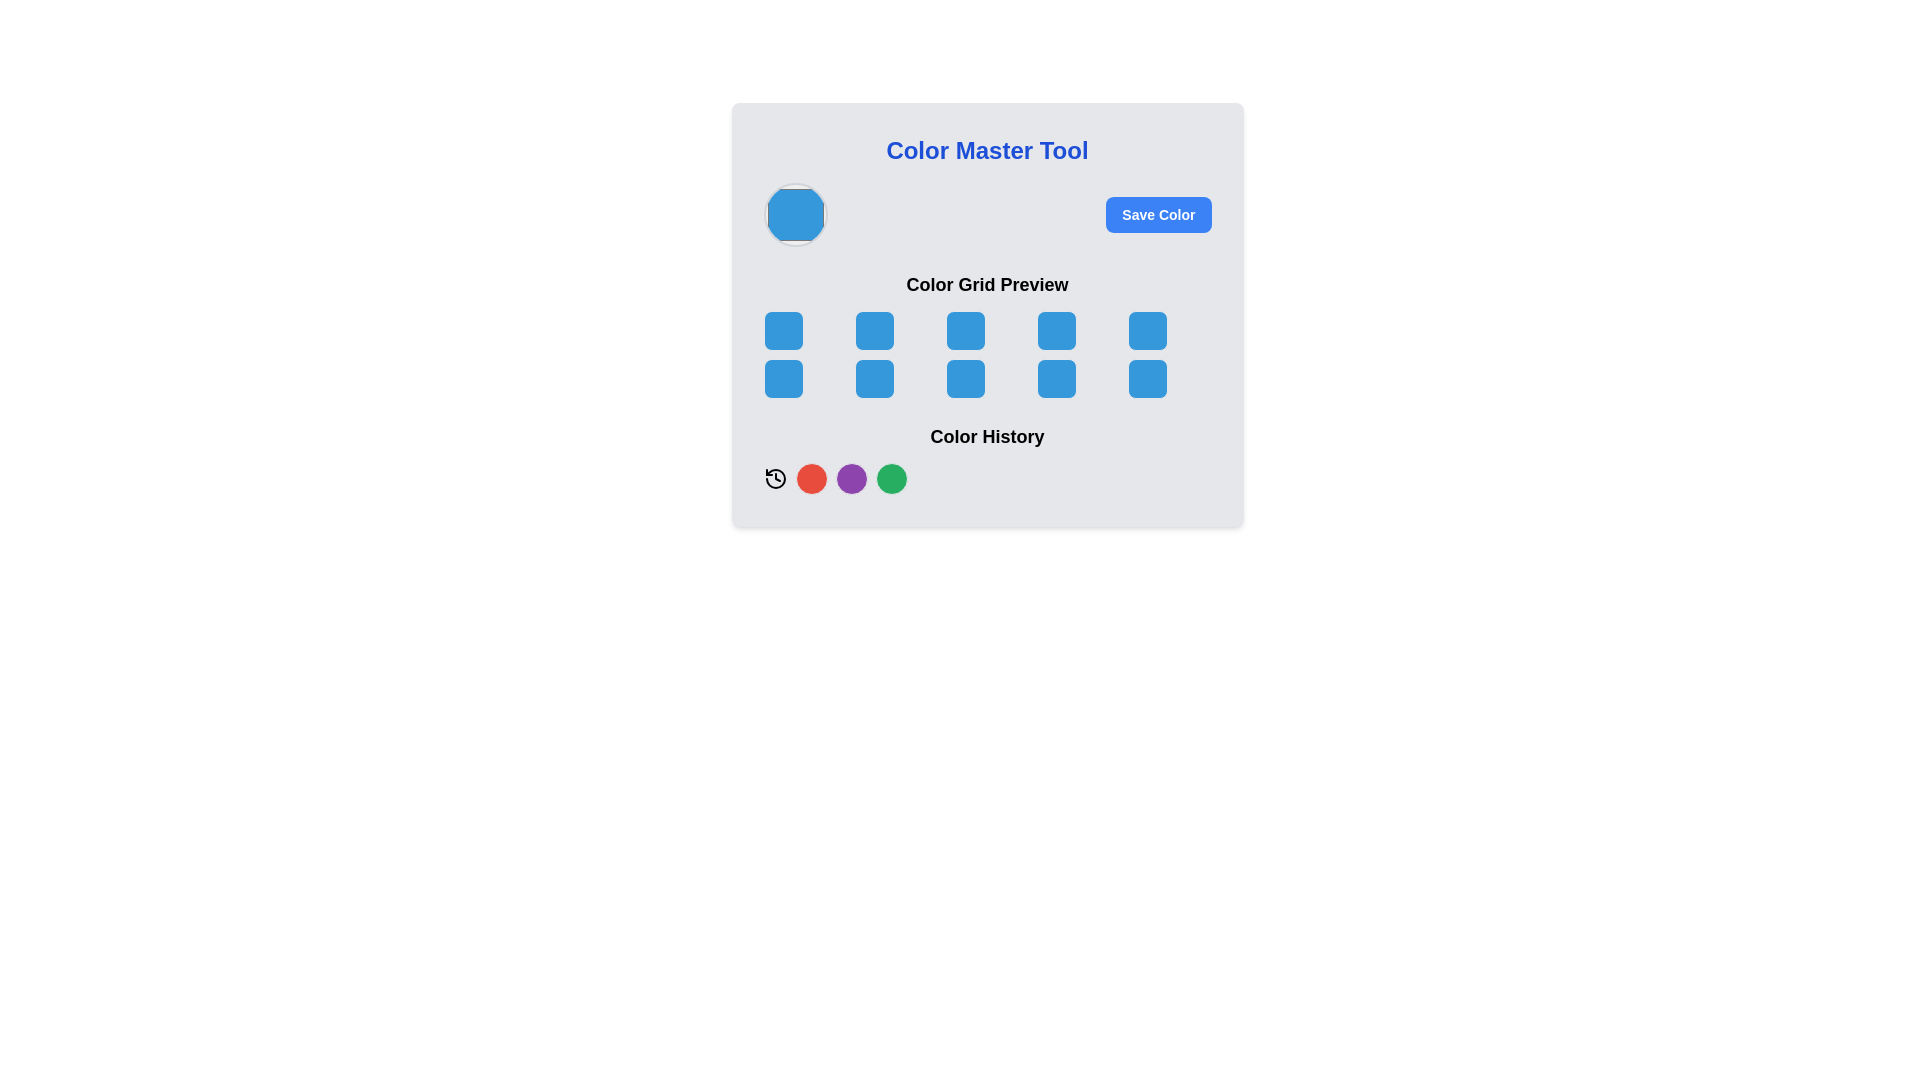 The height and width of the screenshot is (1080, 1920). What do you see at coordinates (782, 378) in the screenshot?
I see `the Grid Item, which is a square with rounded corners and a solid blue fill, located in the second row, first position of the Color Grid Preview` at bounding box center [782, 378].